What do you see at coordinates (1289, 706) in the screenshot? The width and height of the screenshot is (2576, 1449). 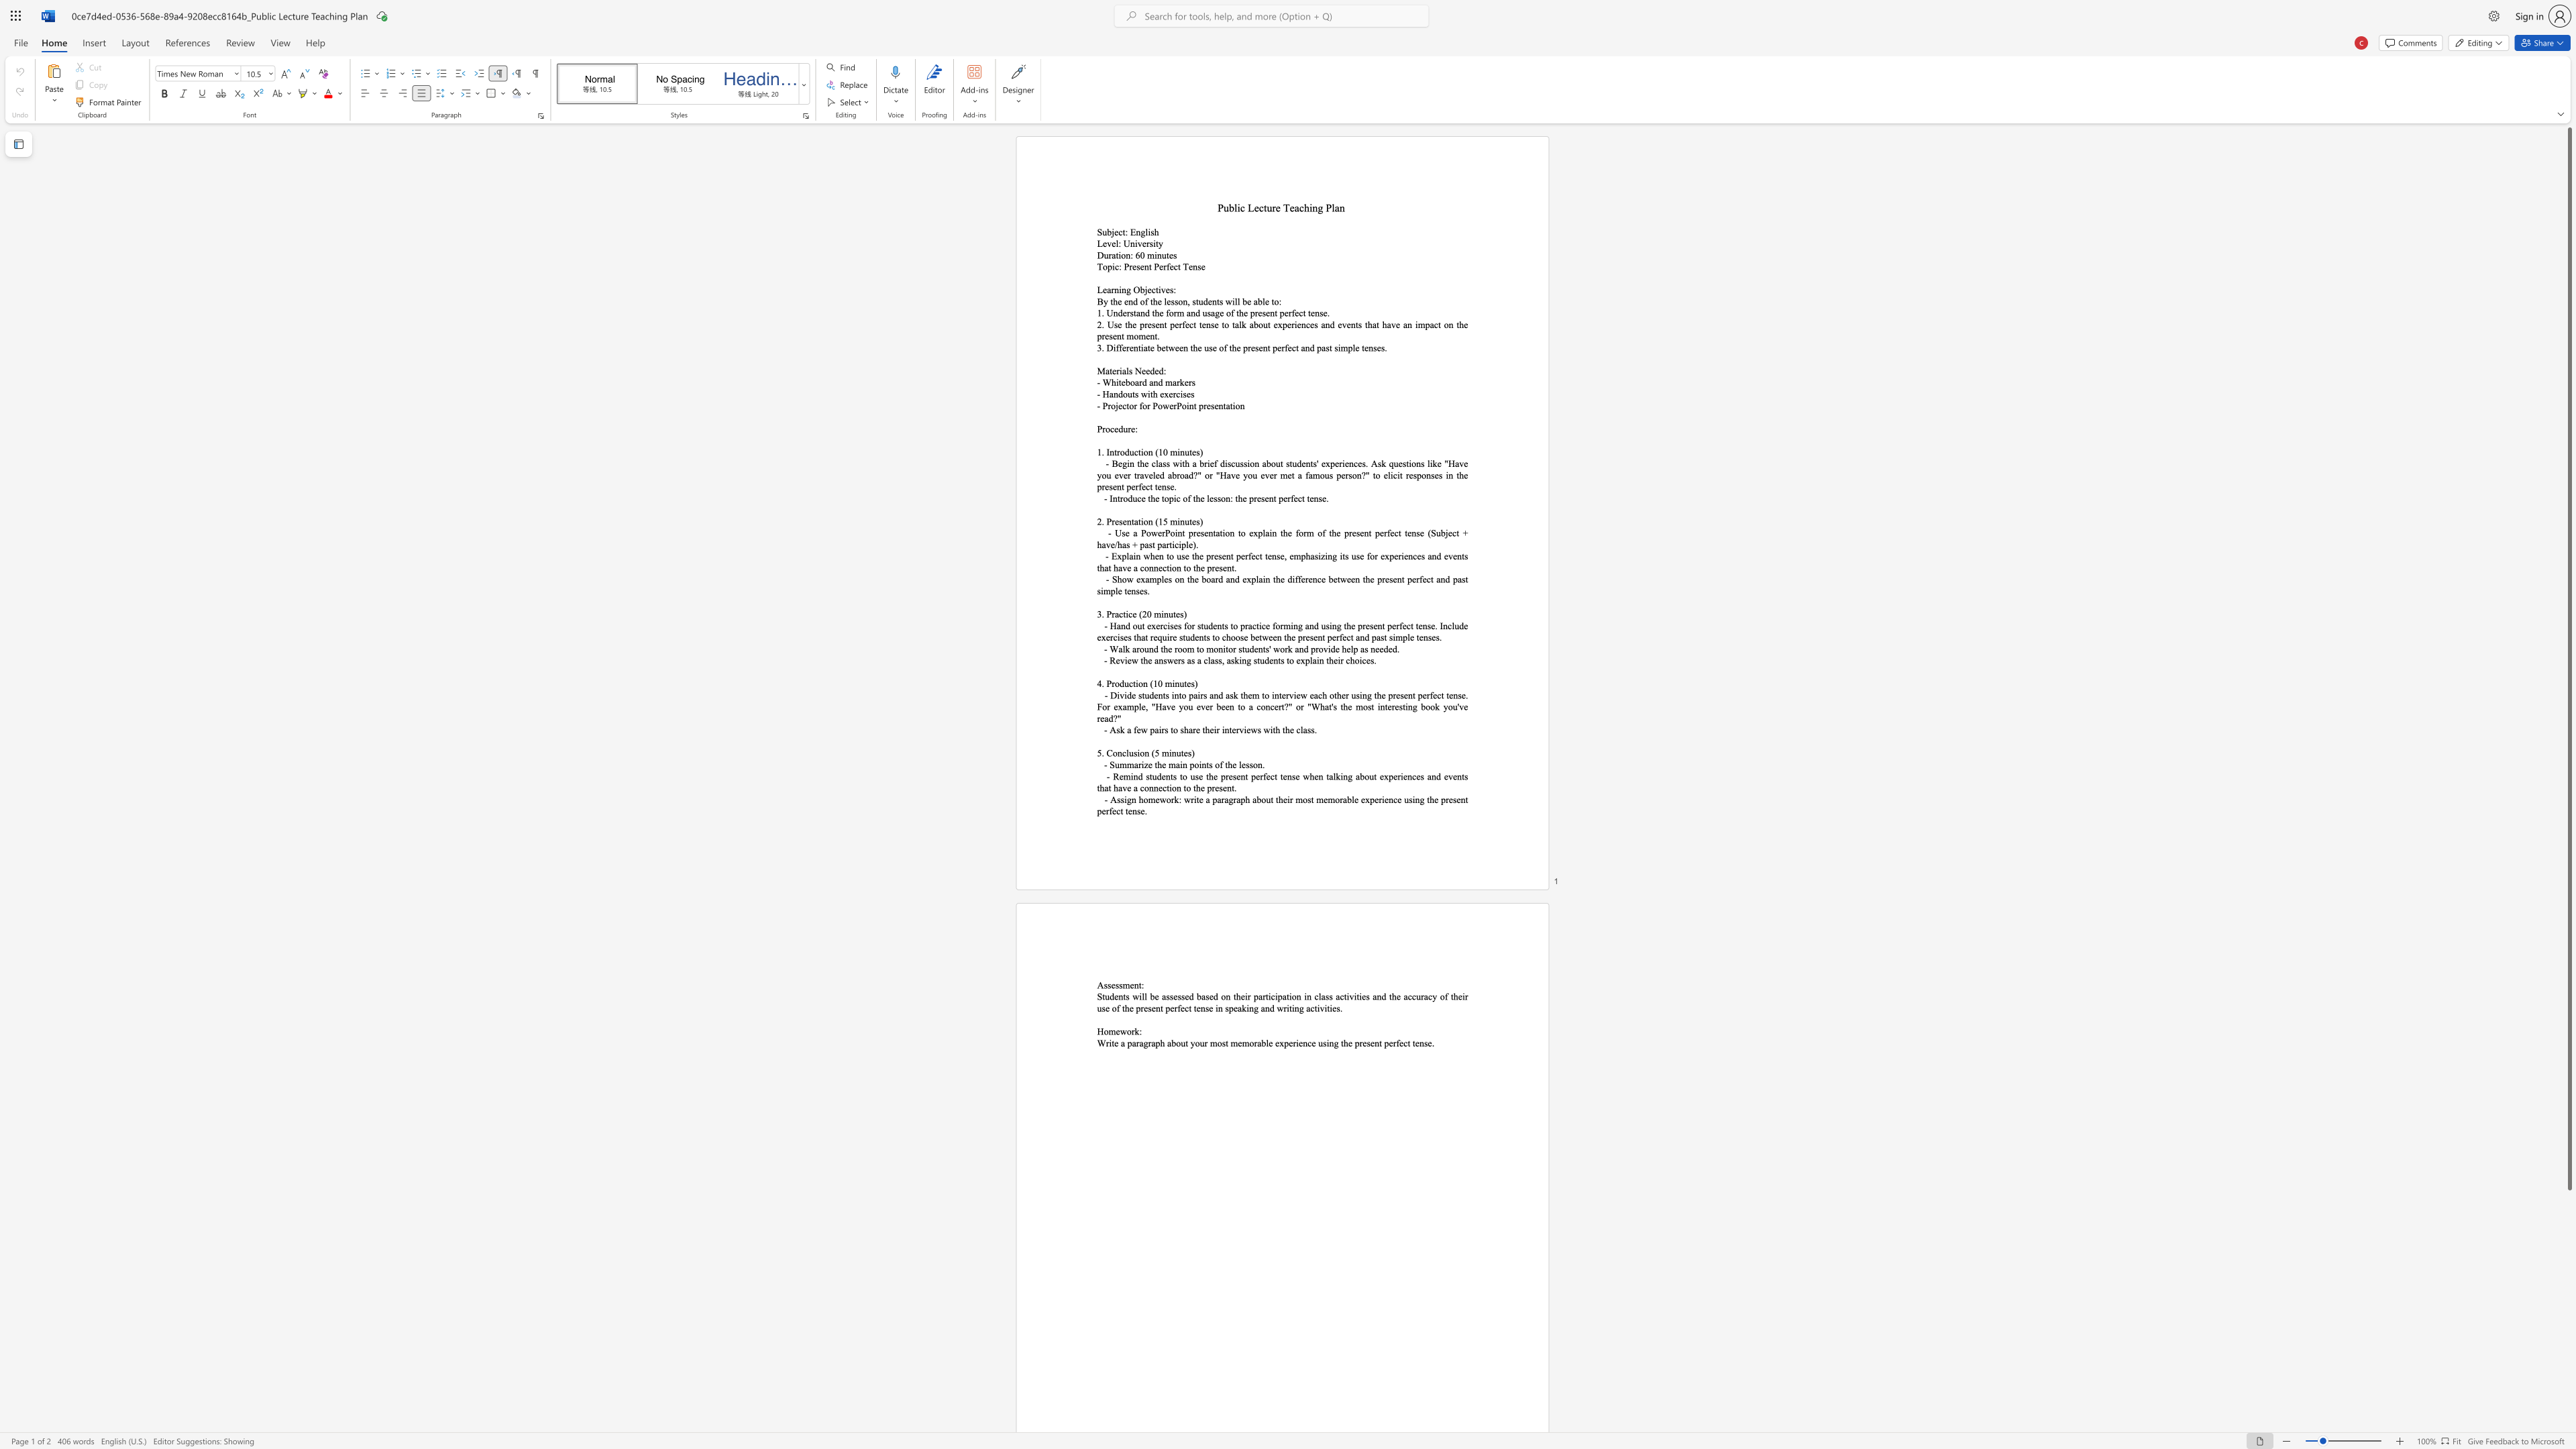 I see `the 2th character """ in the text` at bounding box center [1289, 706].